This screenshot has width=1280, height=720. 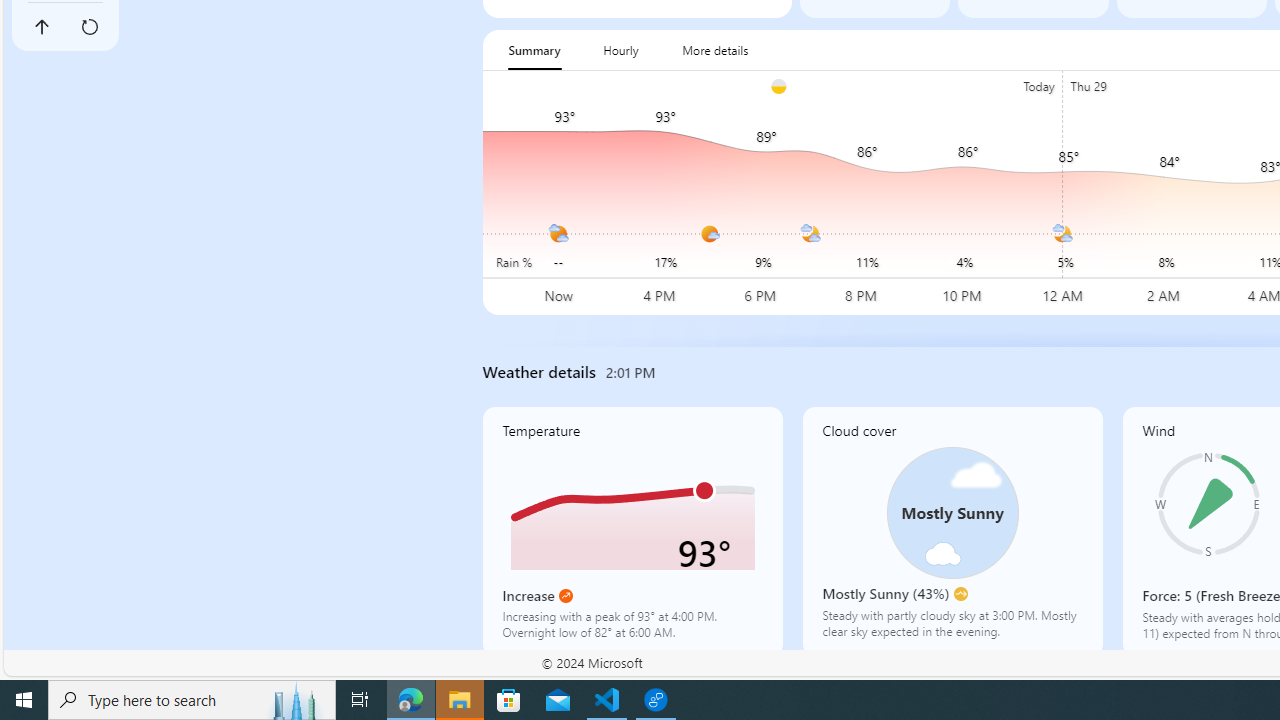 I want to click on 'Class: cloudCoverSvg-DS-ps0R9q', so click(x=951, y=512).